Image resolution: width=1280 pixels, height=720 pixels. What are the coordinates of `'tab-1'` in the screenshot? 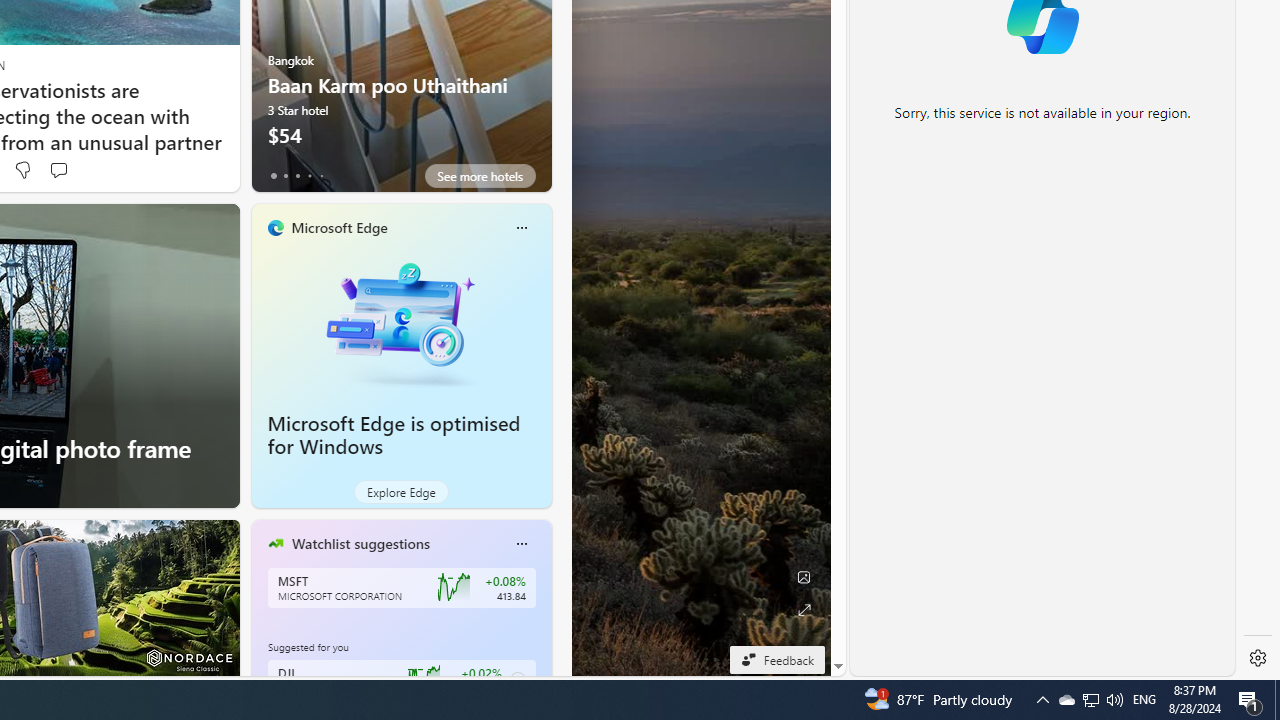 It's located at (284, 175).